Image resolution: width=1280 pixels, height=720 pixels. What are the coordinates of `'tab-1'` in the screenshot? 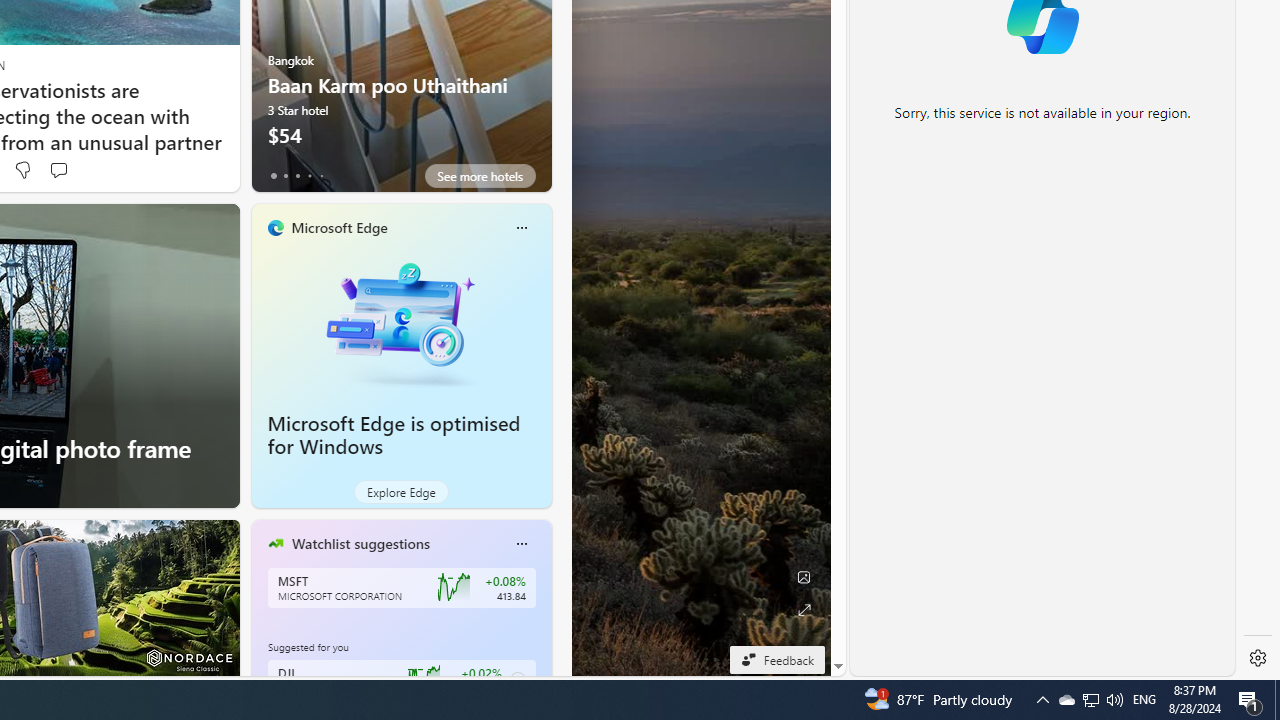 It's located at (284, 175).